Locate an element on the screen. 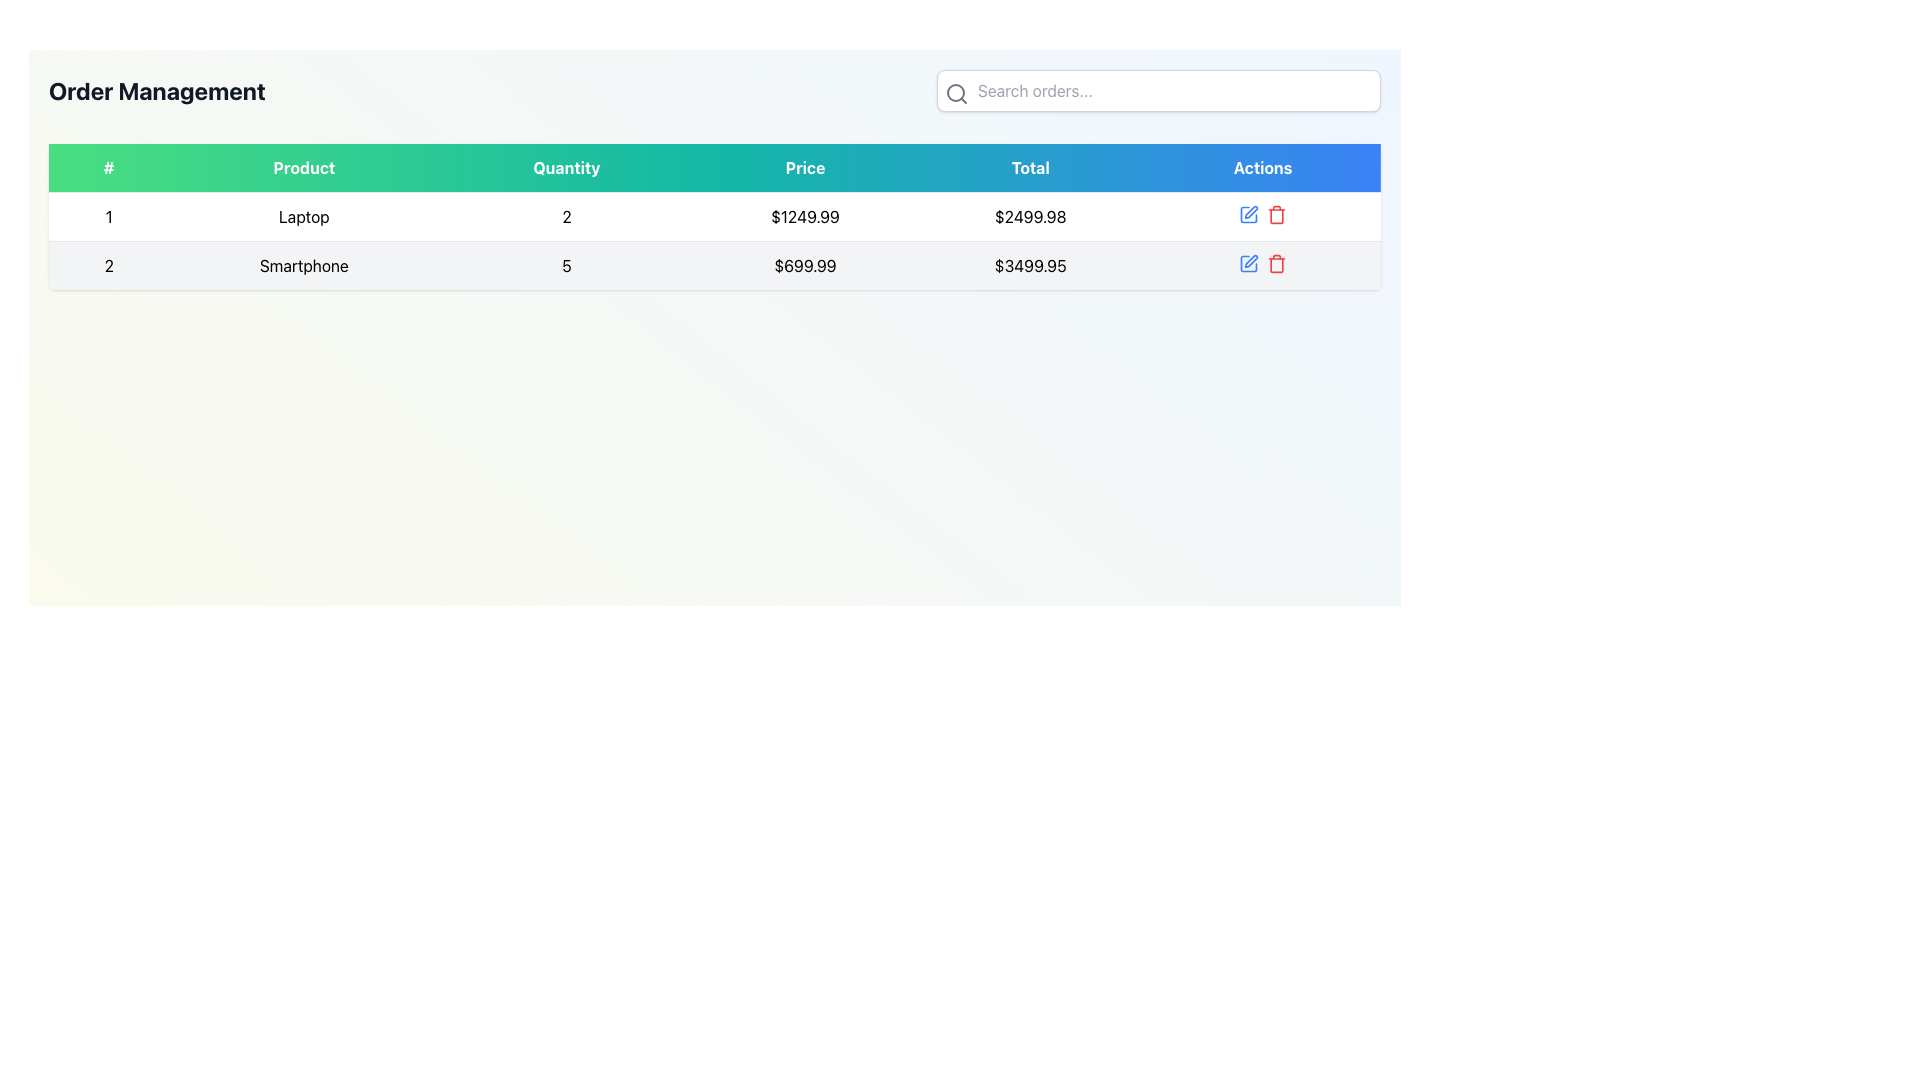 The width and height of the screenshot is (1920, 1080). the static text label displaying 'Actions' in white on a blue background, which is positioned in the header layout to the right of the 'Total' header is located at coordinates (1262, 167).